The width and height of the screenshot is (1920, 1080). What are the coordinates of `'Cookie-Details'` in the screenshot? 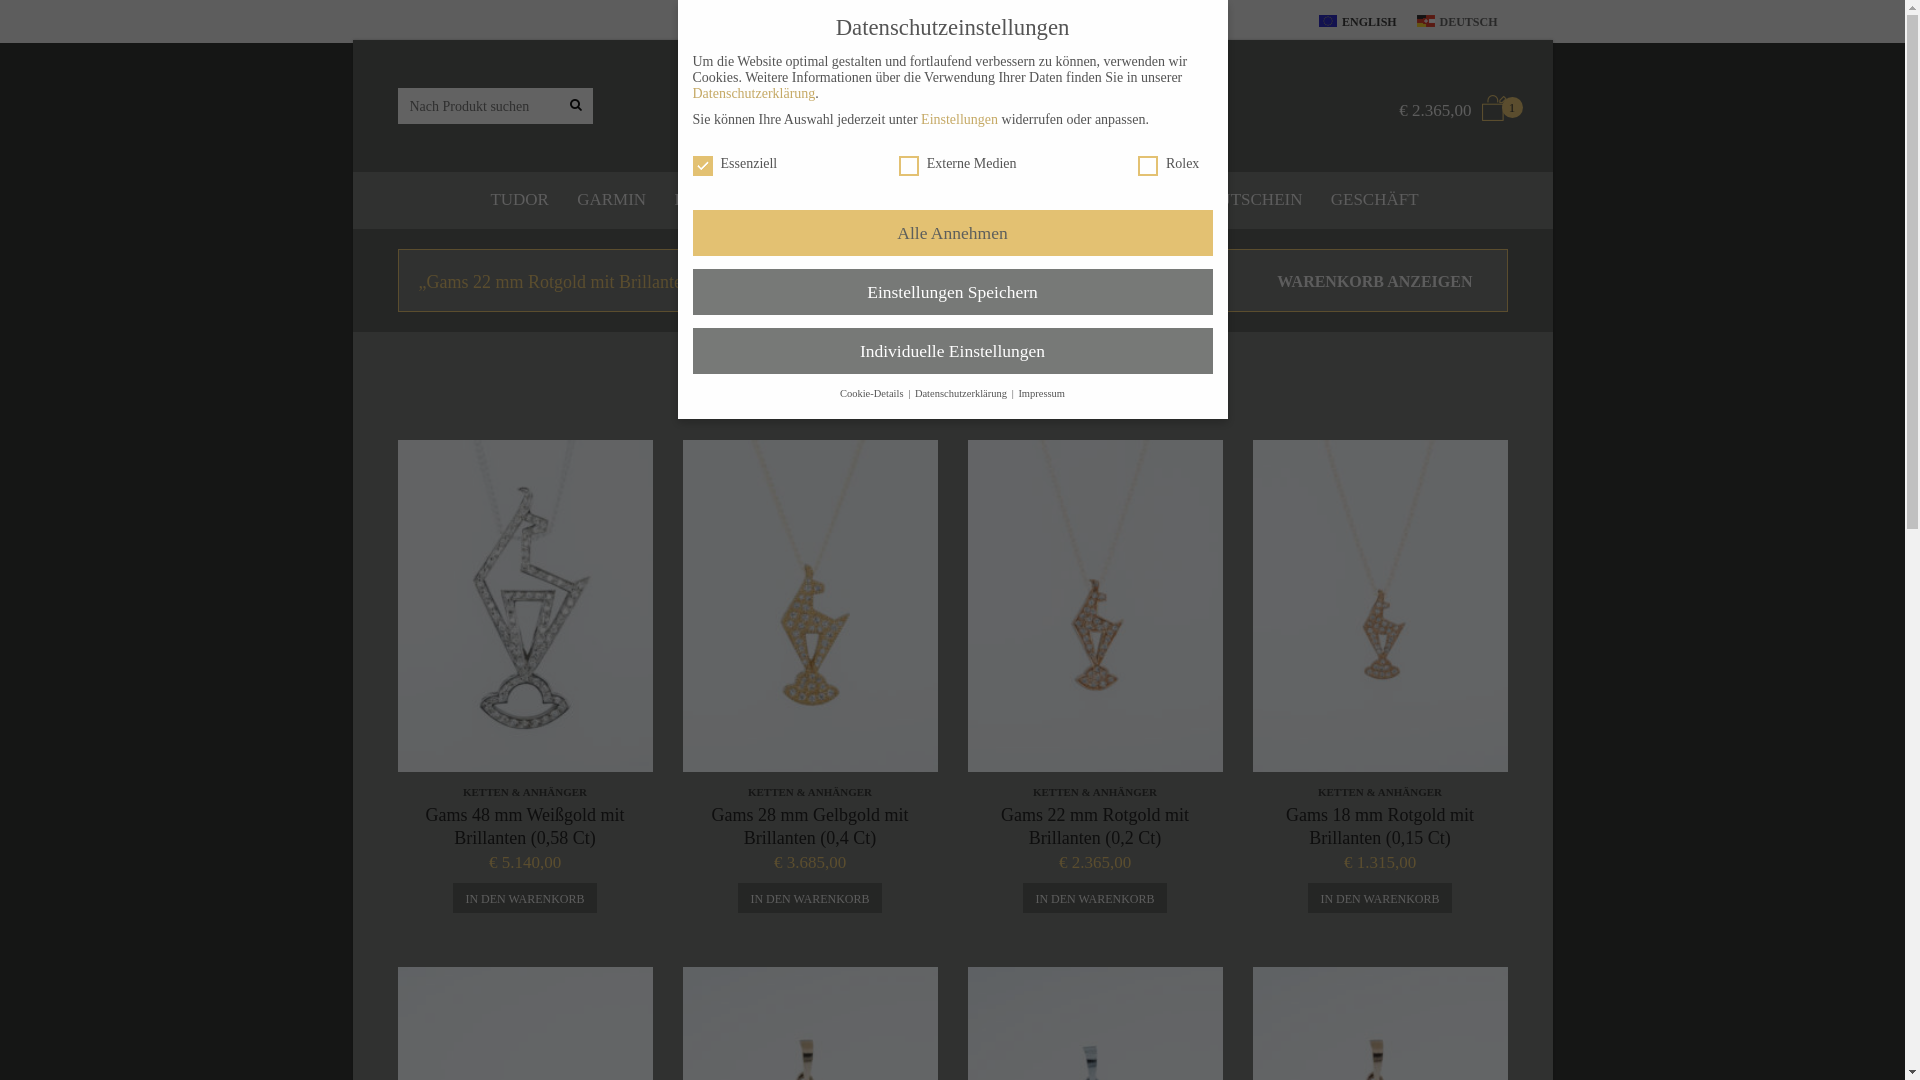 It's located at (840, 393).